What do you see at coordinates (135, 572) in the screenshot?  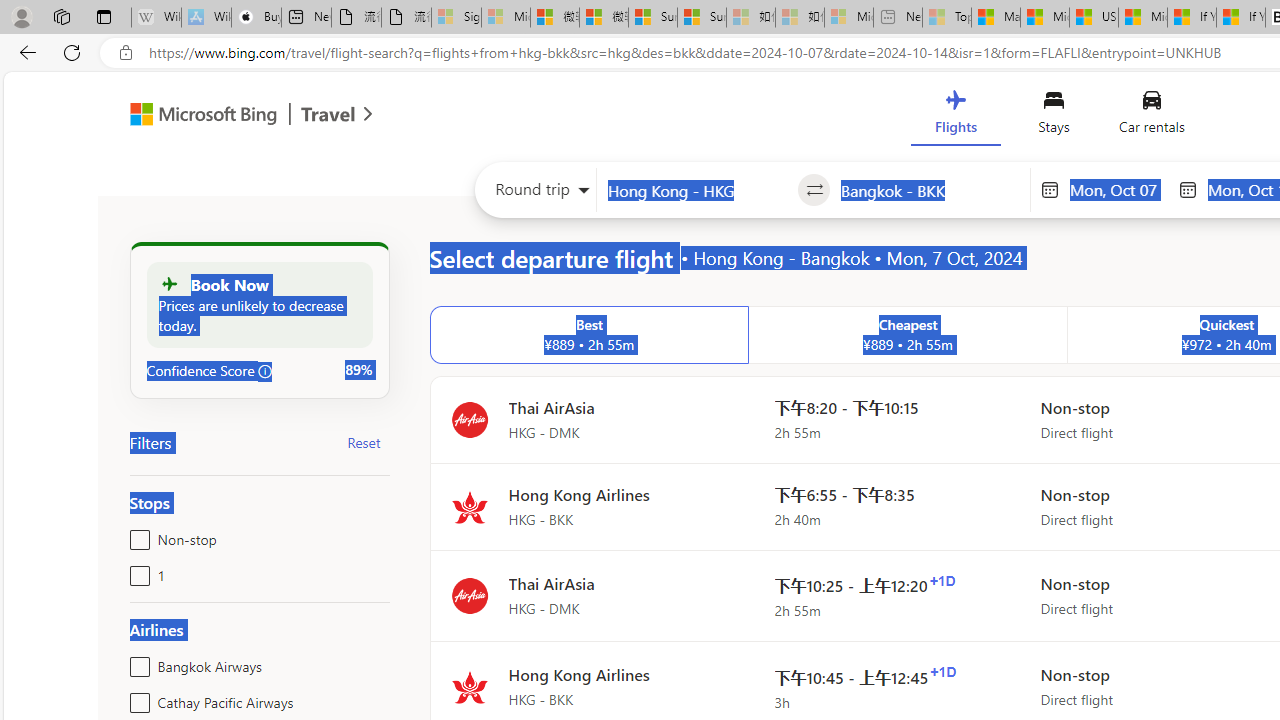 I see `'1'` at bounding box center [135, 572].